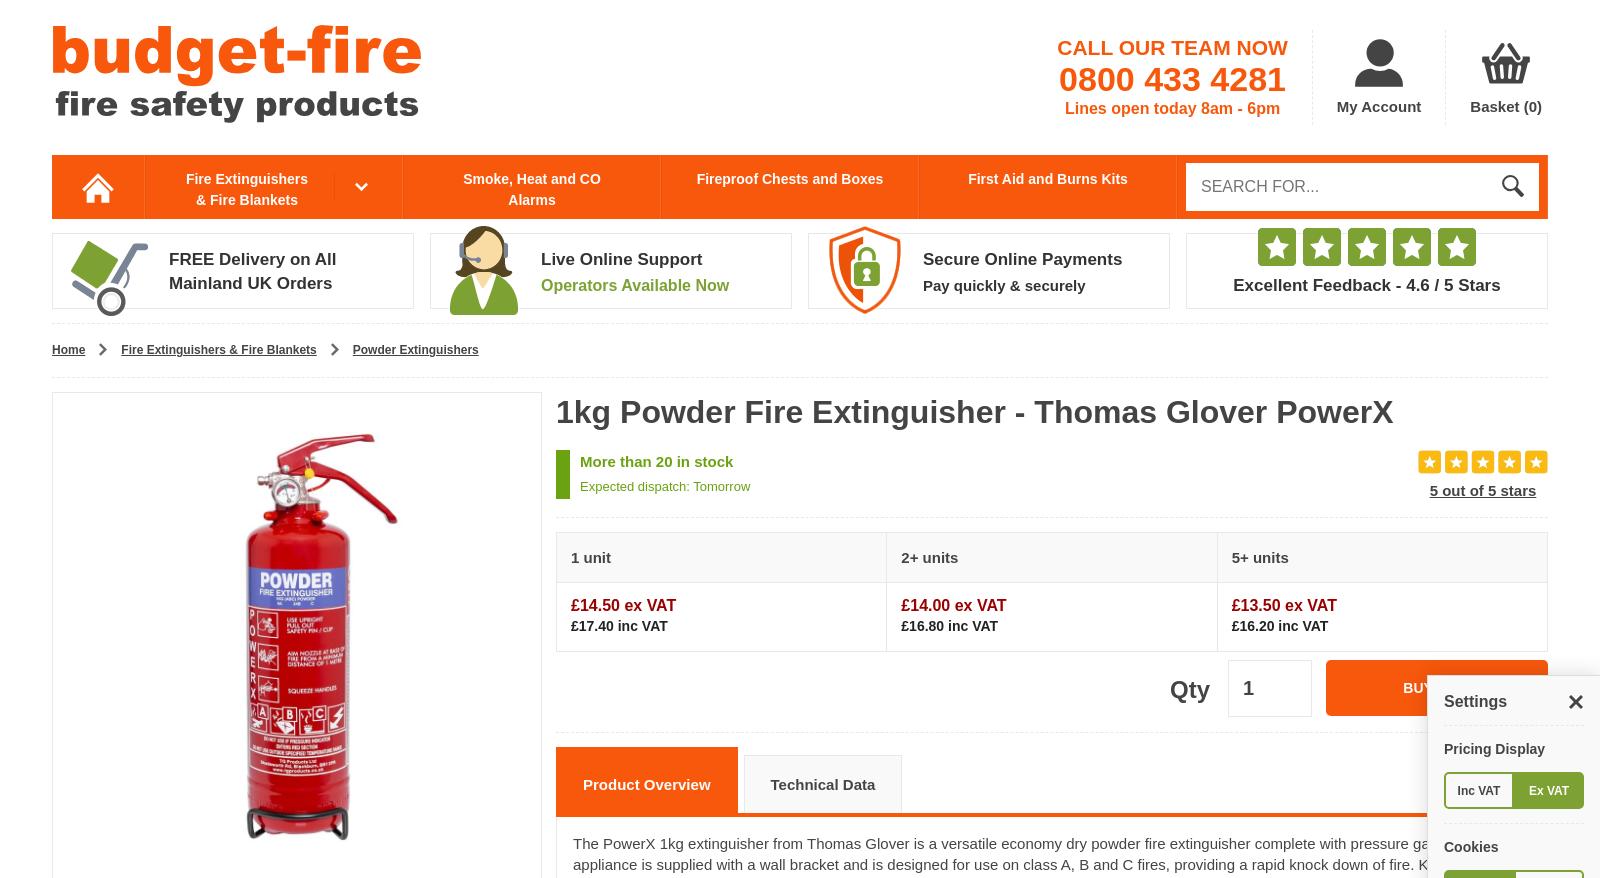  Describe the element at coordinates (1003, 283) in the screenshot. I see `'Pay quickly & securely'` at that location.